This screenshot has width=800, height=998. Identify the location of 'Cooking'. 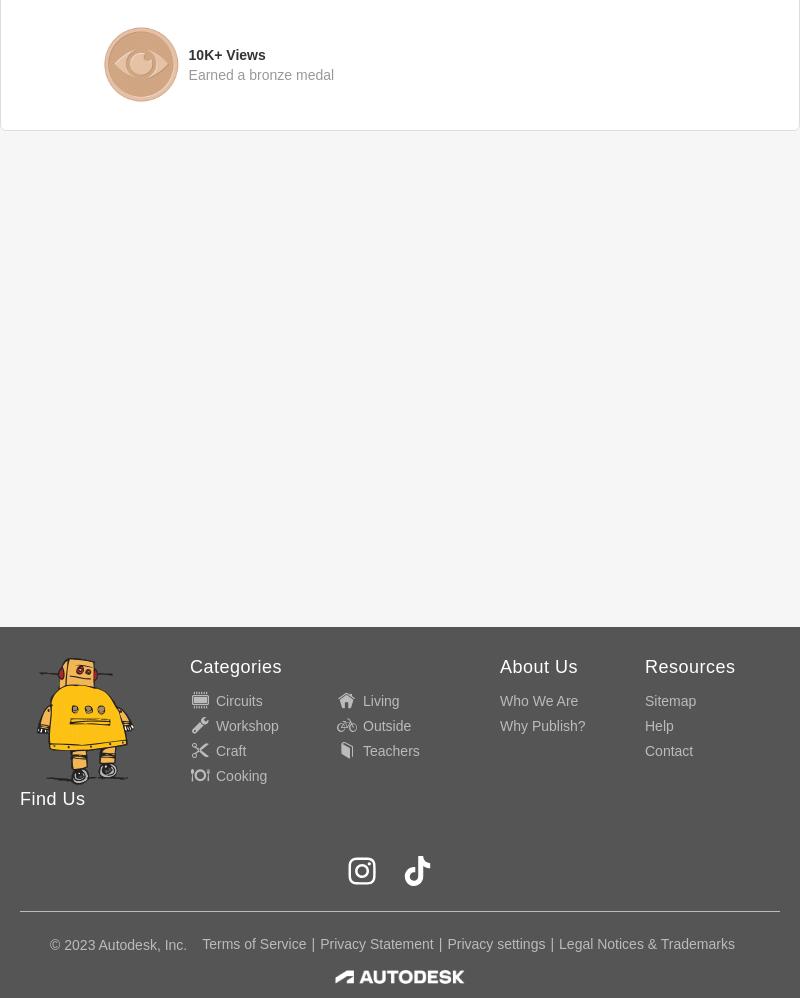
(240, 775).